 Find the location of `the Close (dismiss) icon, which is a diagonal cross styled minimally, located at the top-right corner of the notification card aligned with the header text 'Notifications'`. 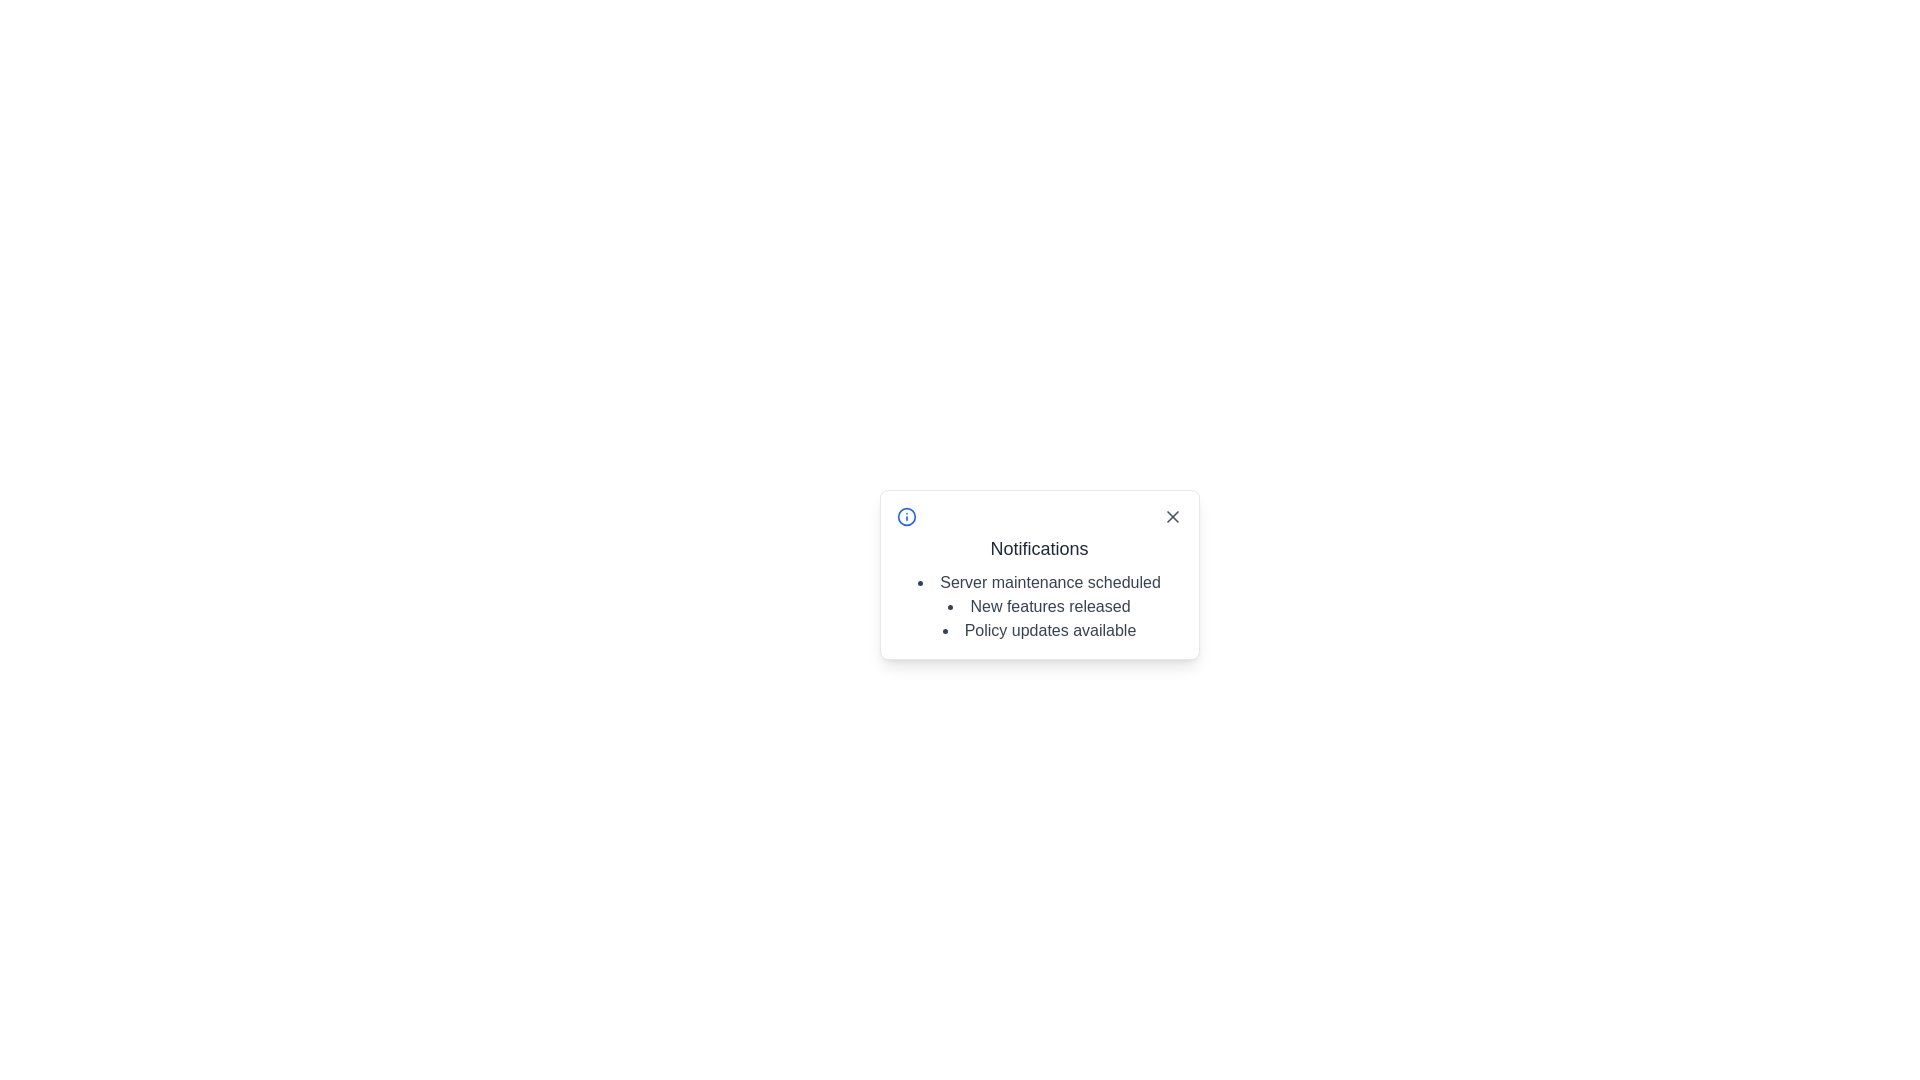

the Close (dismiss) icon, which is a diagonal cross styled minimally, located at the top-right corner of the notification card aligned with the header text 'Notifications' is located at coordinates (1172, 515).